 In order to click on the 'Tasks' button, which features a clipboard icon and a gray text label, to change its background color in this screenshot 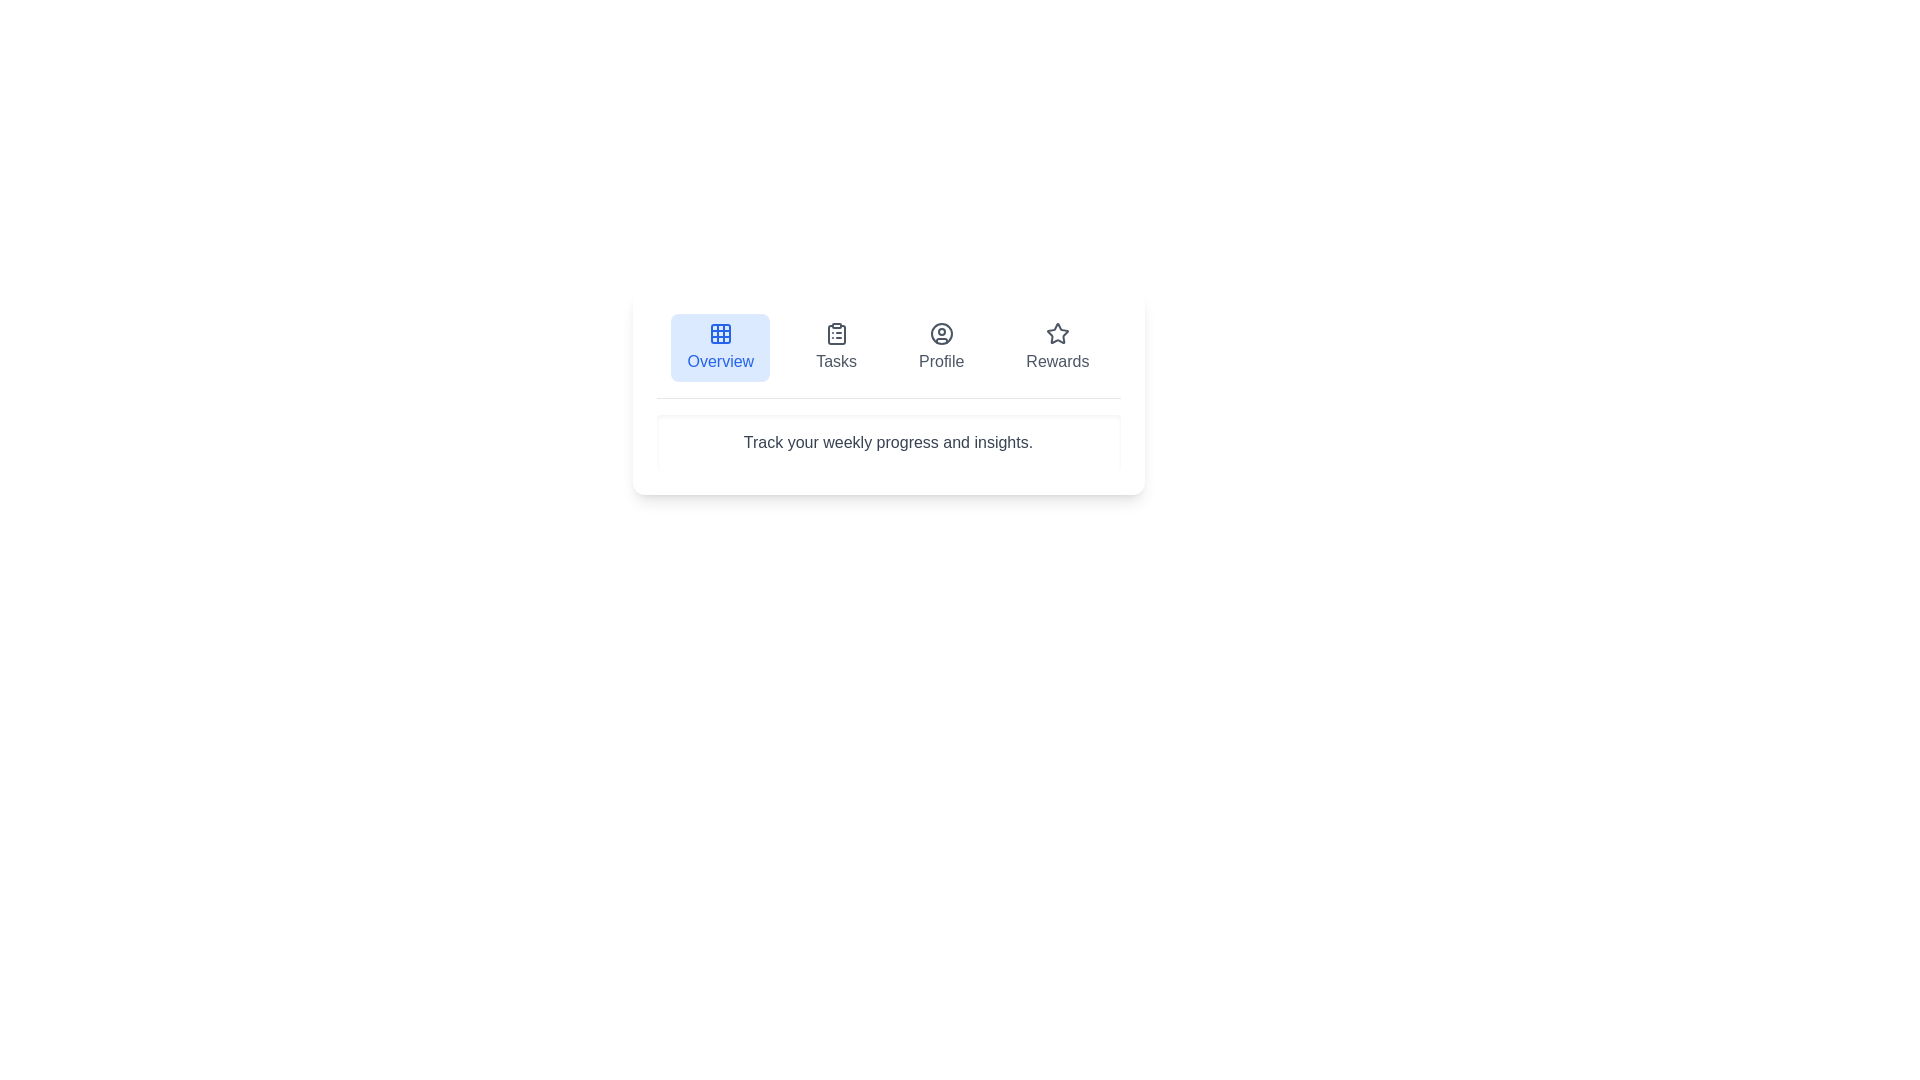, I will do `click(836, 346)`.